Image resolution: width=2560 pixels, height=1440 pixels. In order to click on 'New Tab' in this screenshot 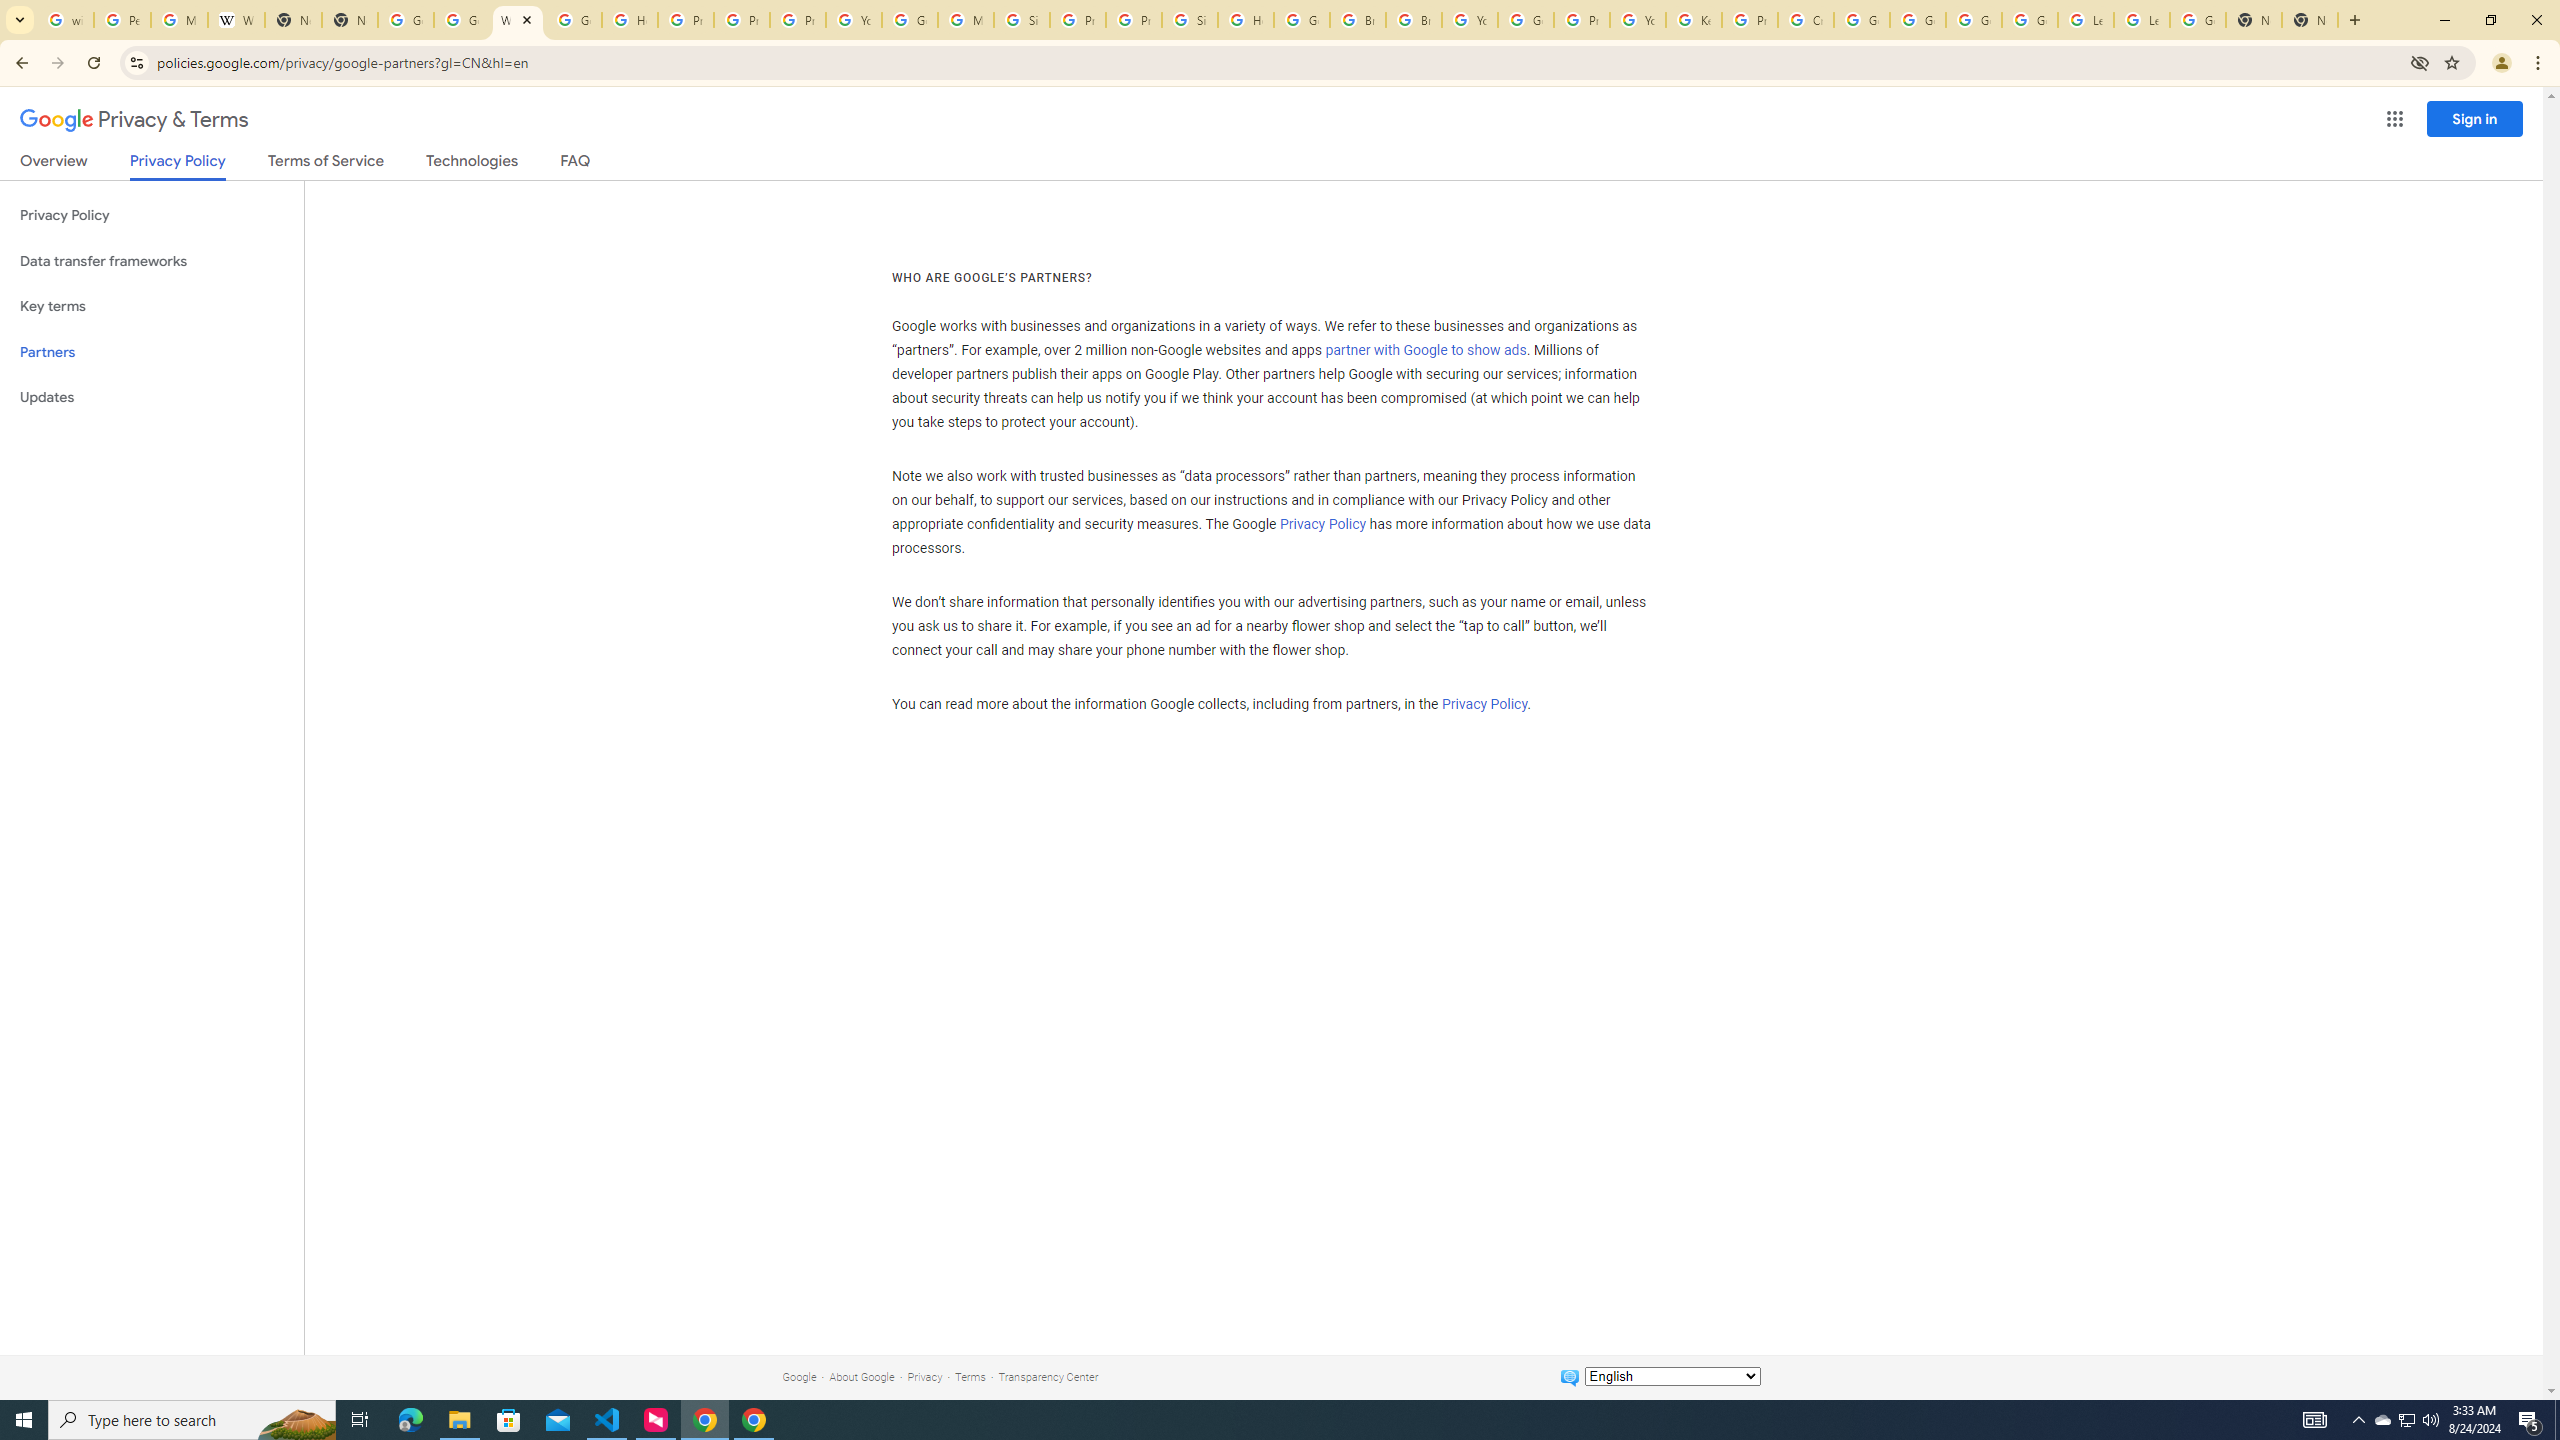, I will do `click(2310, 19)`.